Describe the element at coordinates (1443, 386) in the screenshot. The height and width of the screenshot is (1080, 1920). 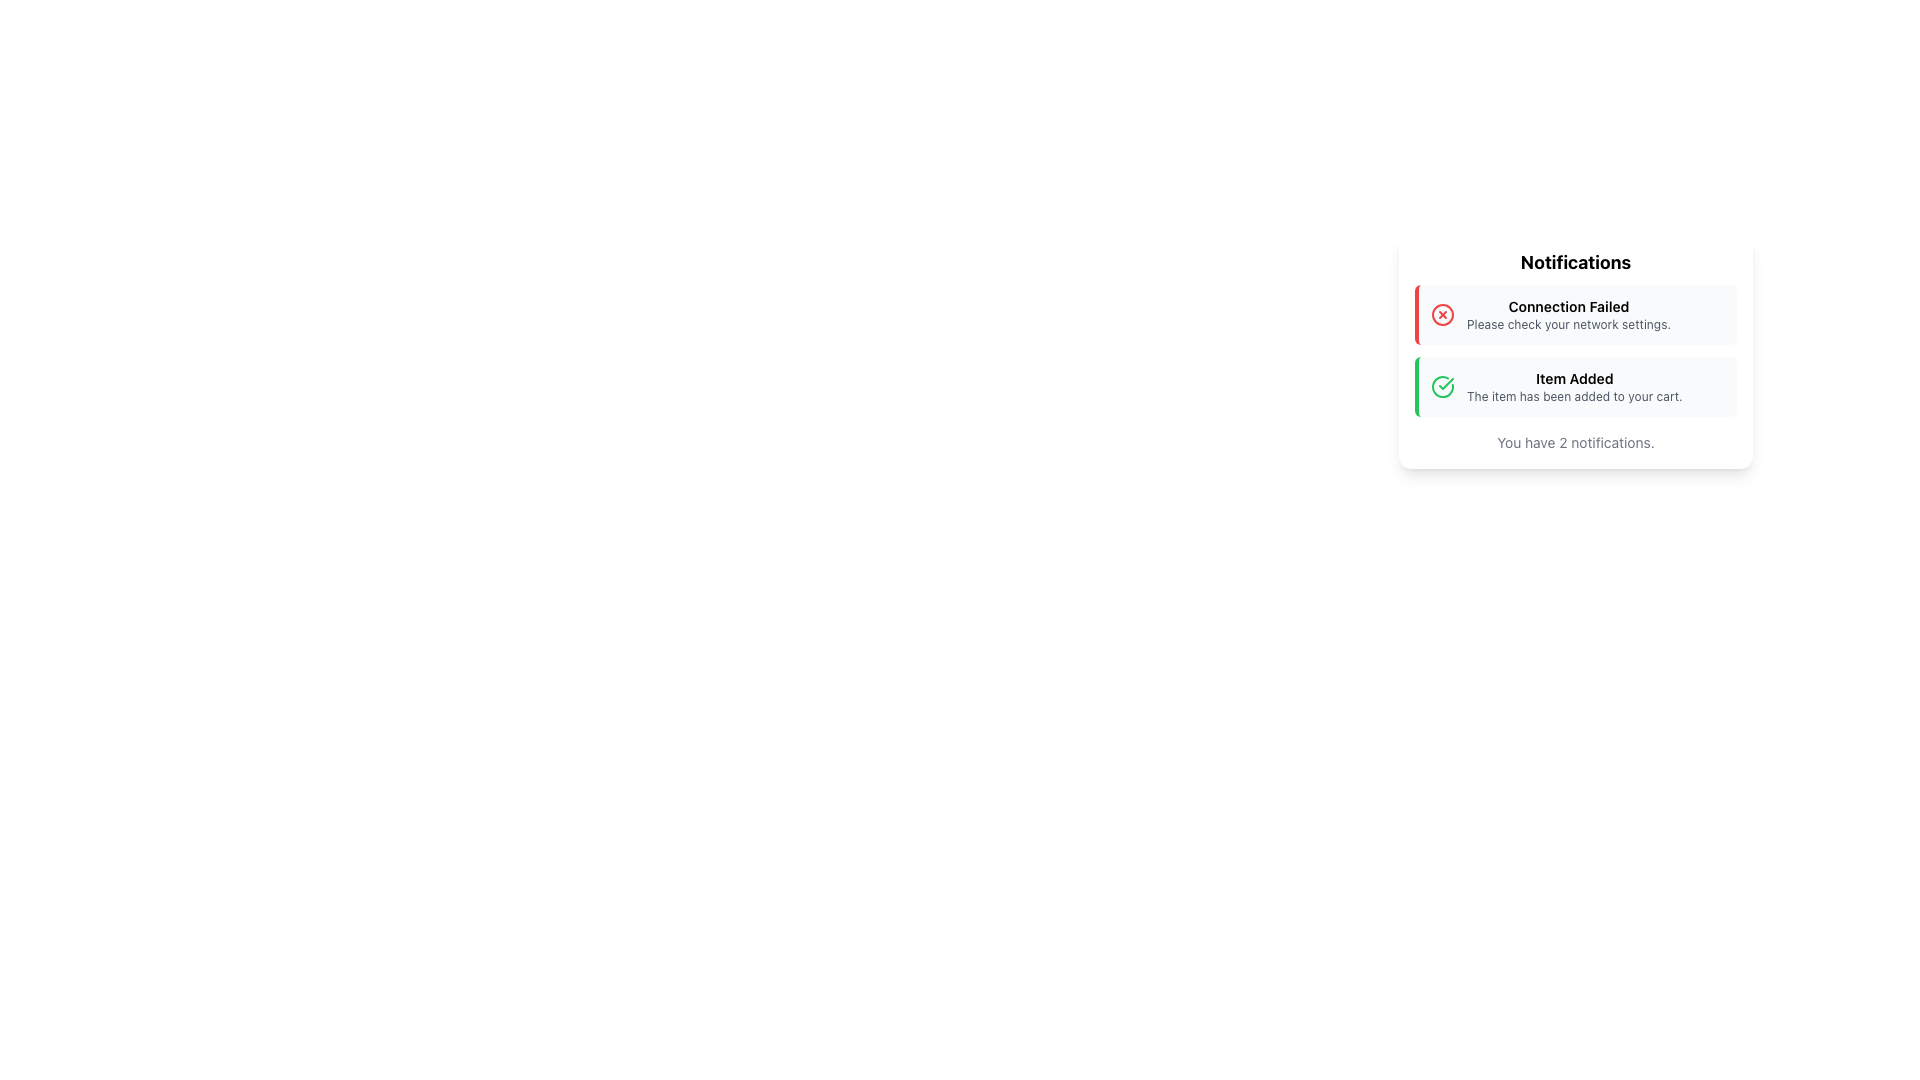
I see `the green circular icon with a check mark inside, located to the left of the 'Item Added' notification in the Notifications section to associate it with the related notification` at that location.